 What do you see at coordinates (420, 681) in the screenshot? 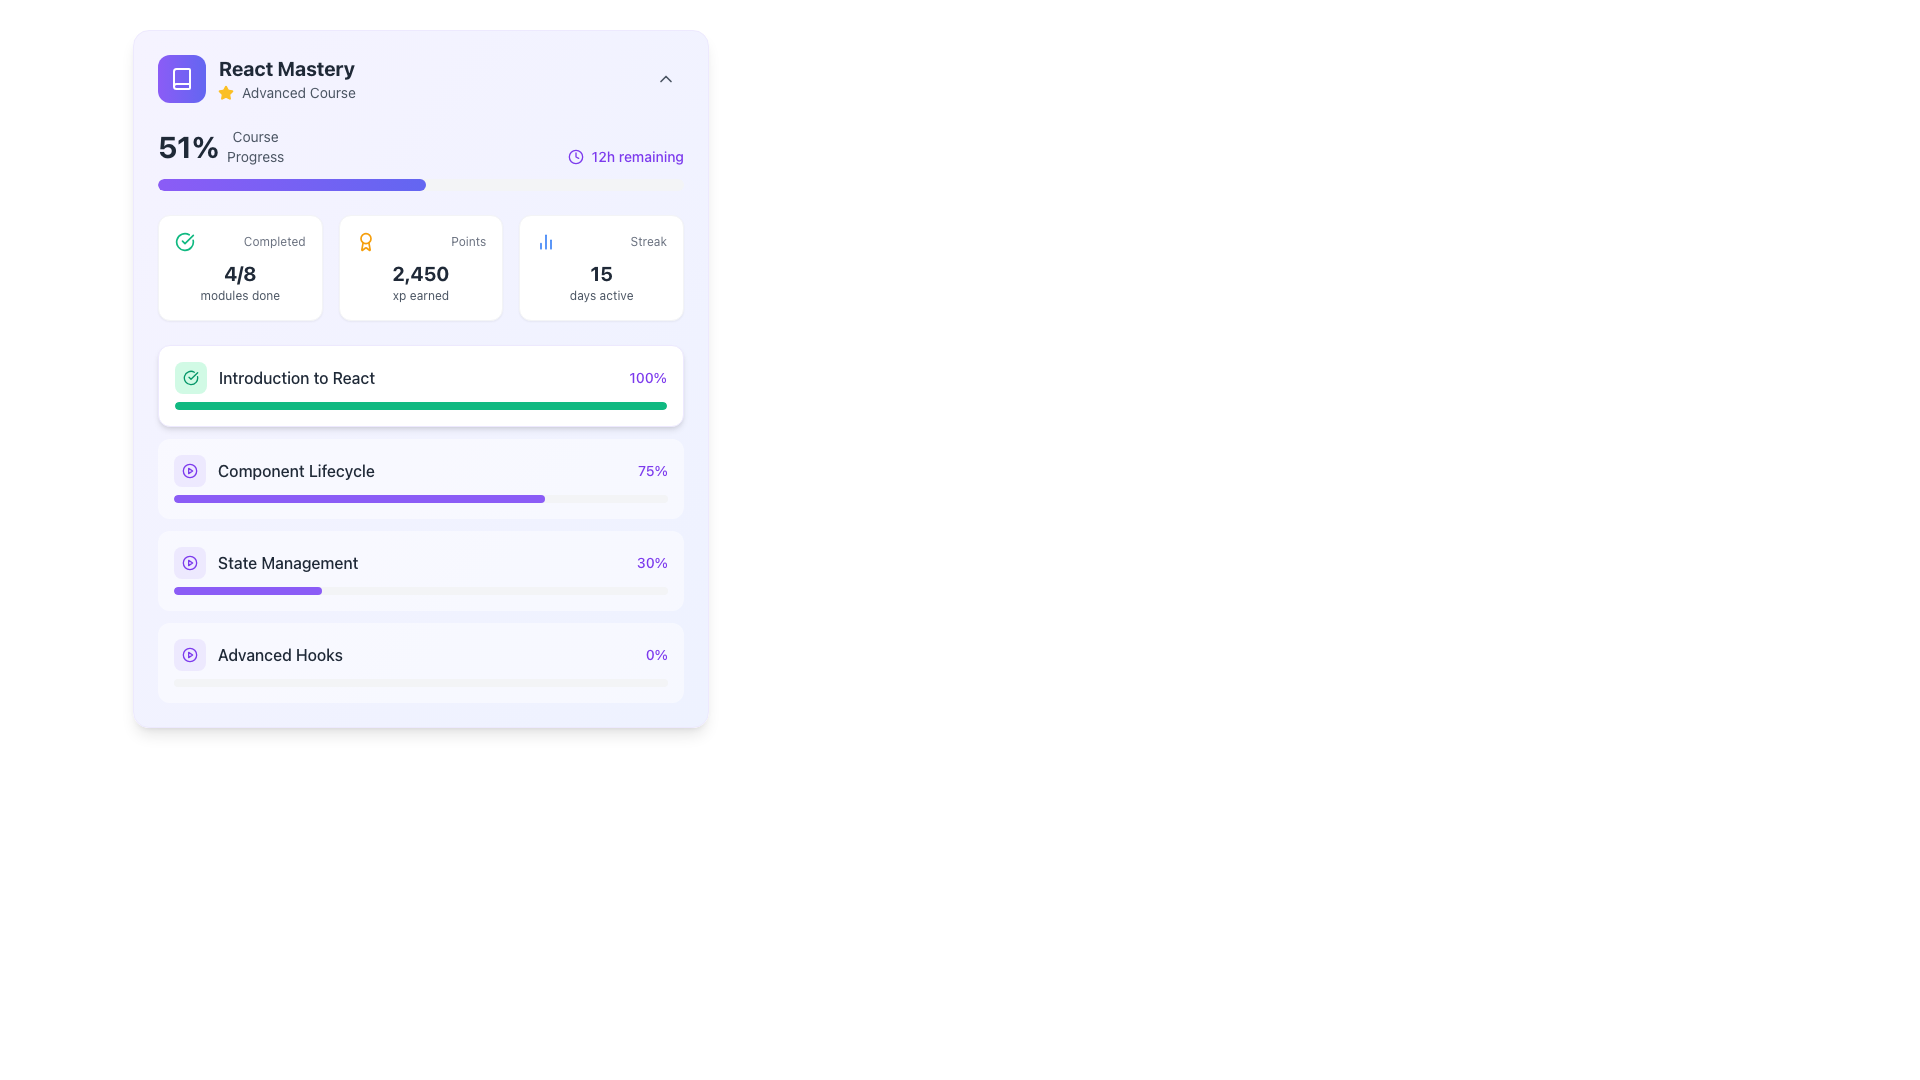
I see `the horizontal progress bar with a light gray background and violet-colored filled section located at the bottom of the 'Advanced Hooks' section in the 'React Mastery' course` at bounding box center [420, 681].